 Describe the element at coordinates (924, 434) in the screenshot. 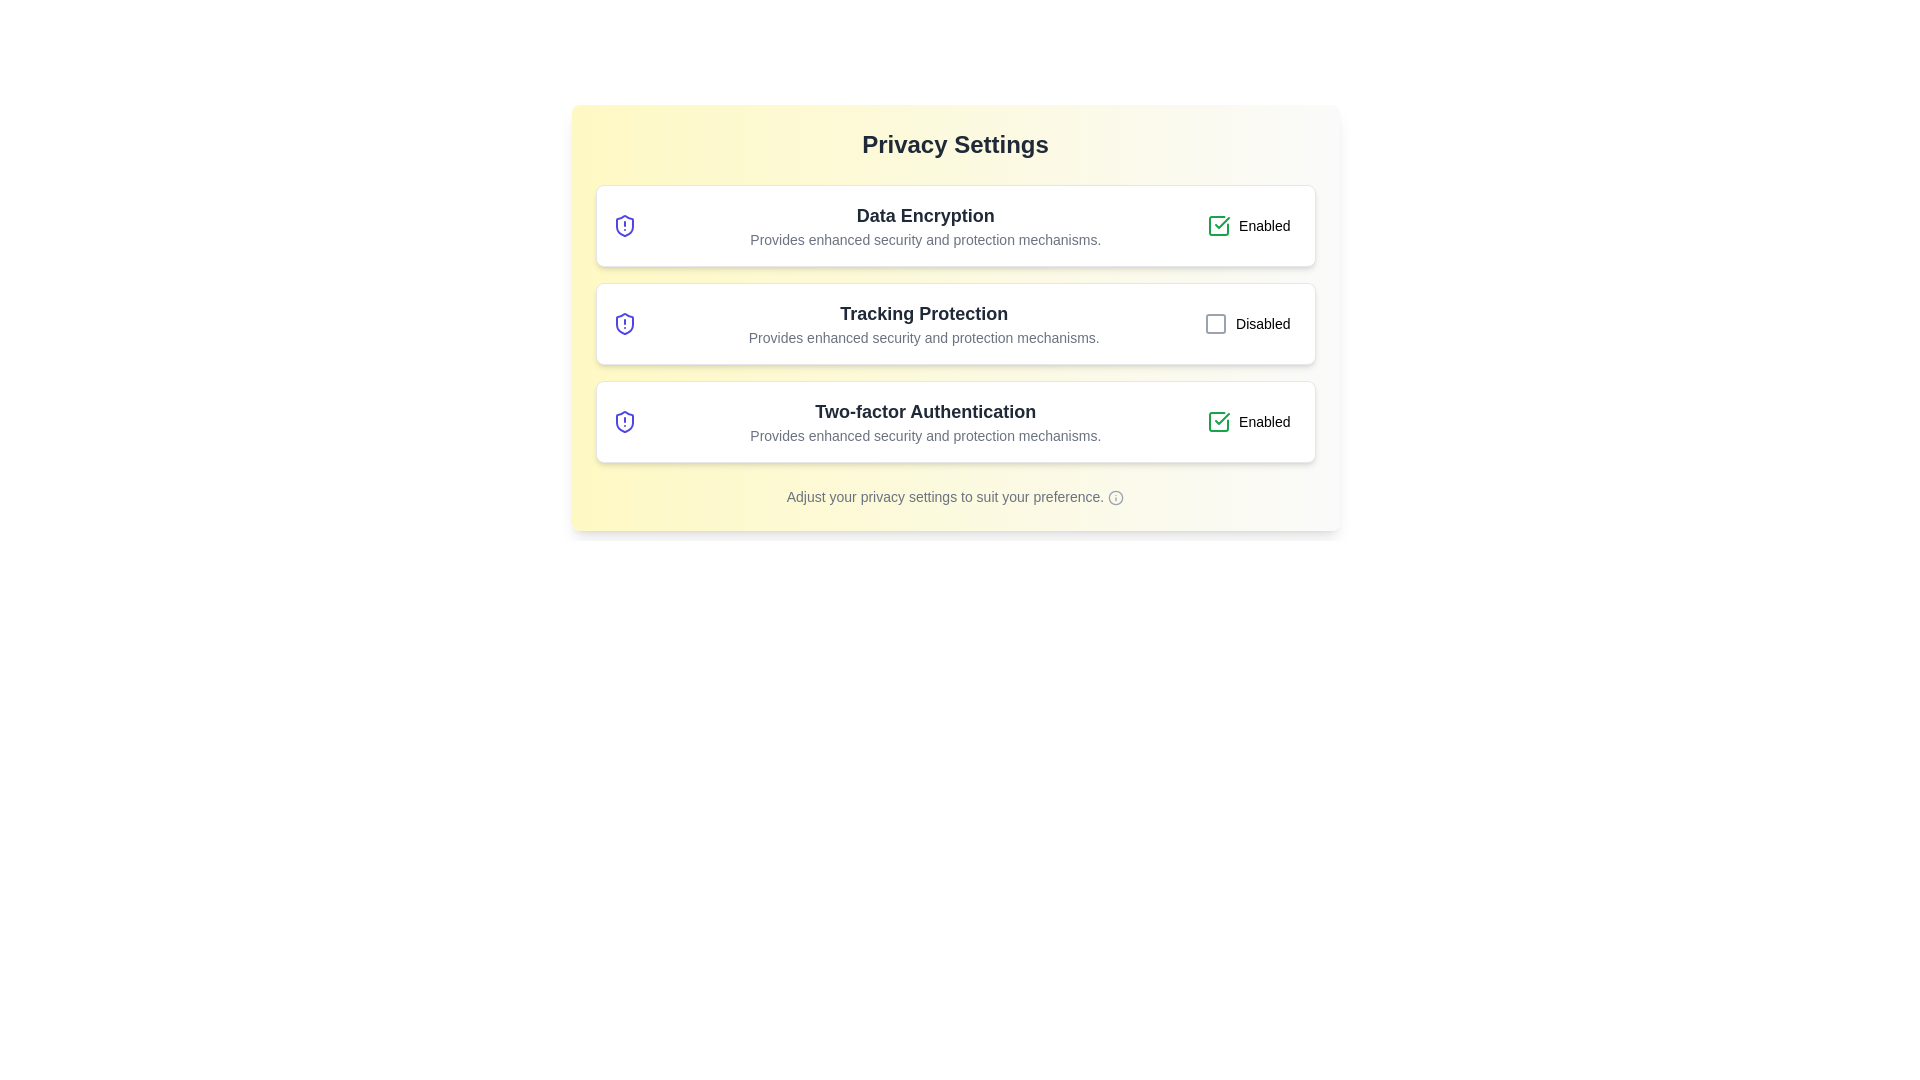

I see `the Text Label that describes the 'Two-factor Authentication' setting, which is located directly below the heading in the Privacy Settings section` at that location.